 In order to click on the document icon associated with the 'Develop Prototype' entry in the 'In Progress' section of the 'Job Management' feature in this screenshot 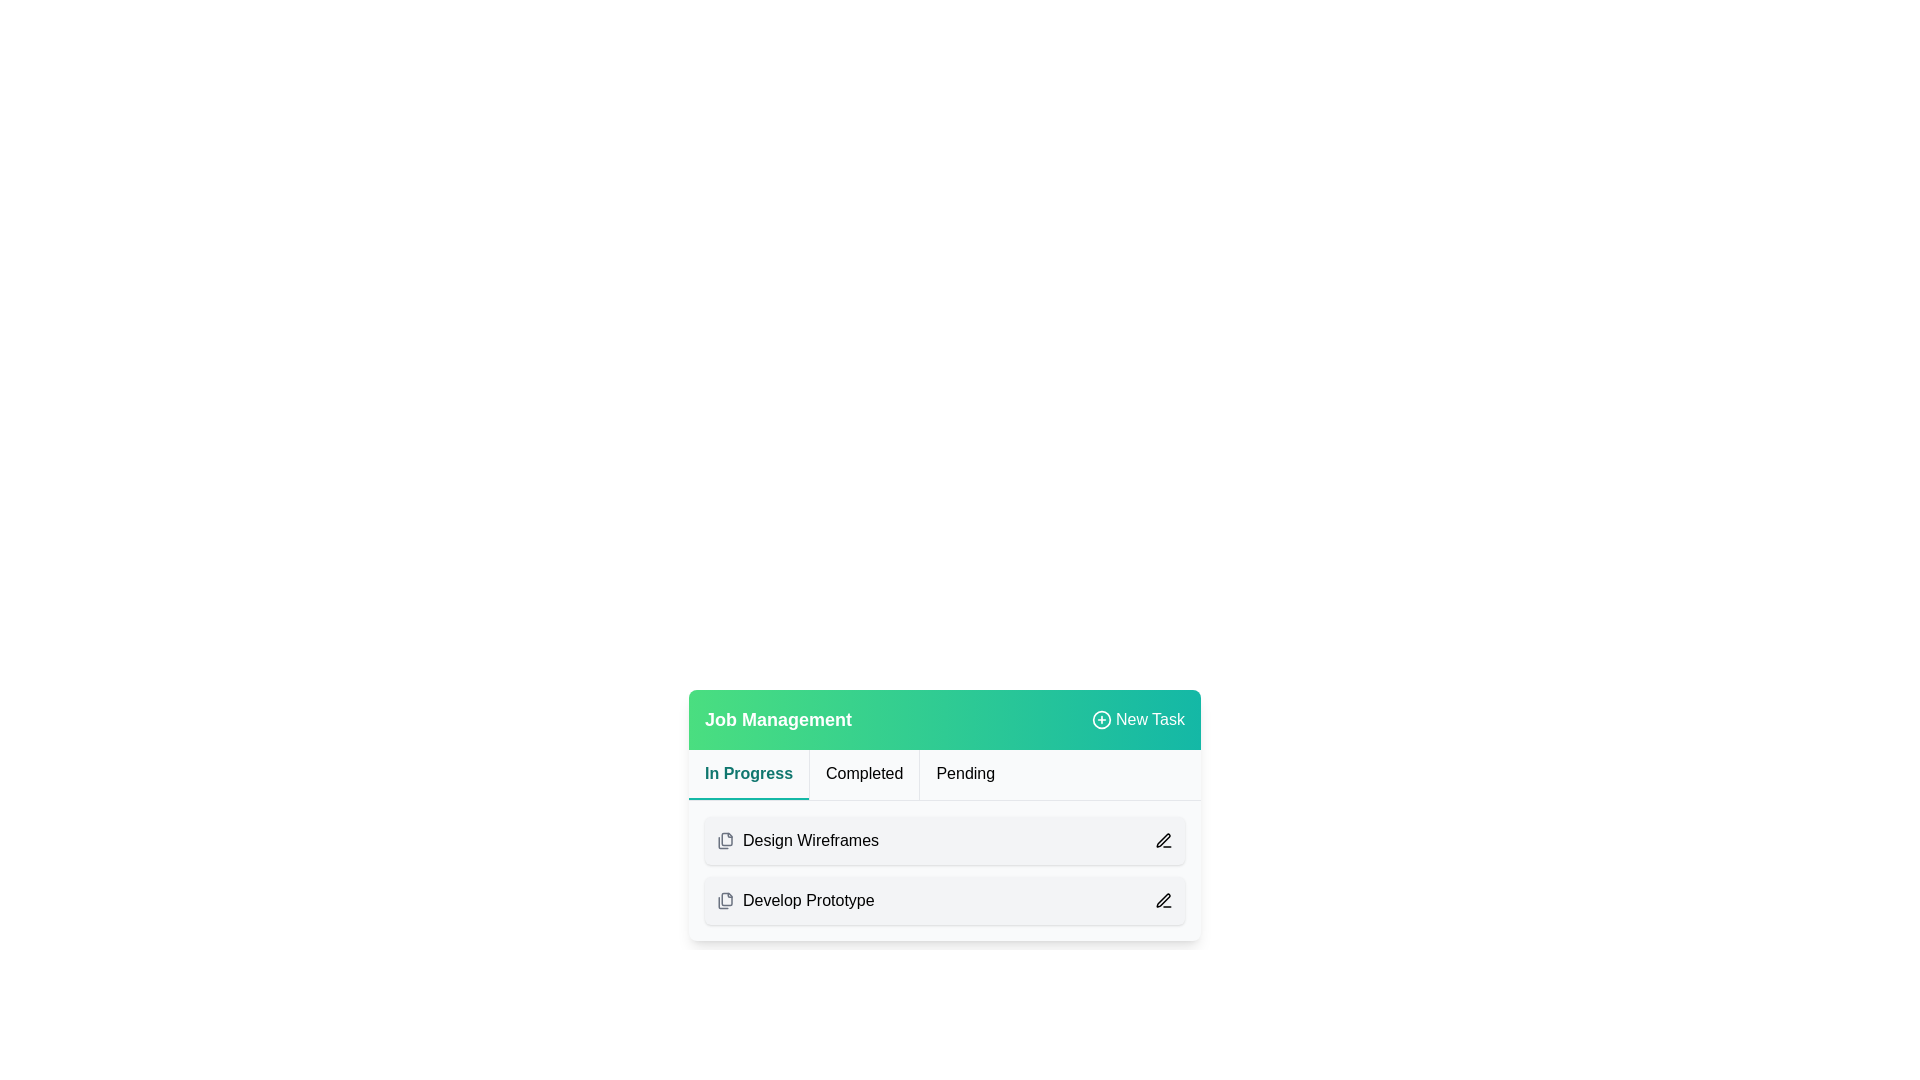, I will do `click(726, 898)`.